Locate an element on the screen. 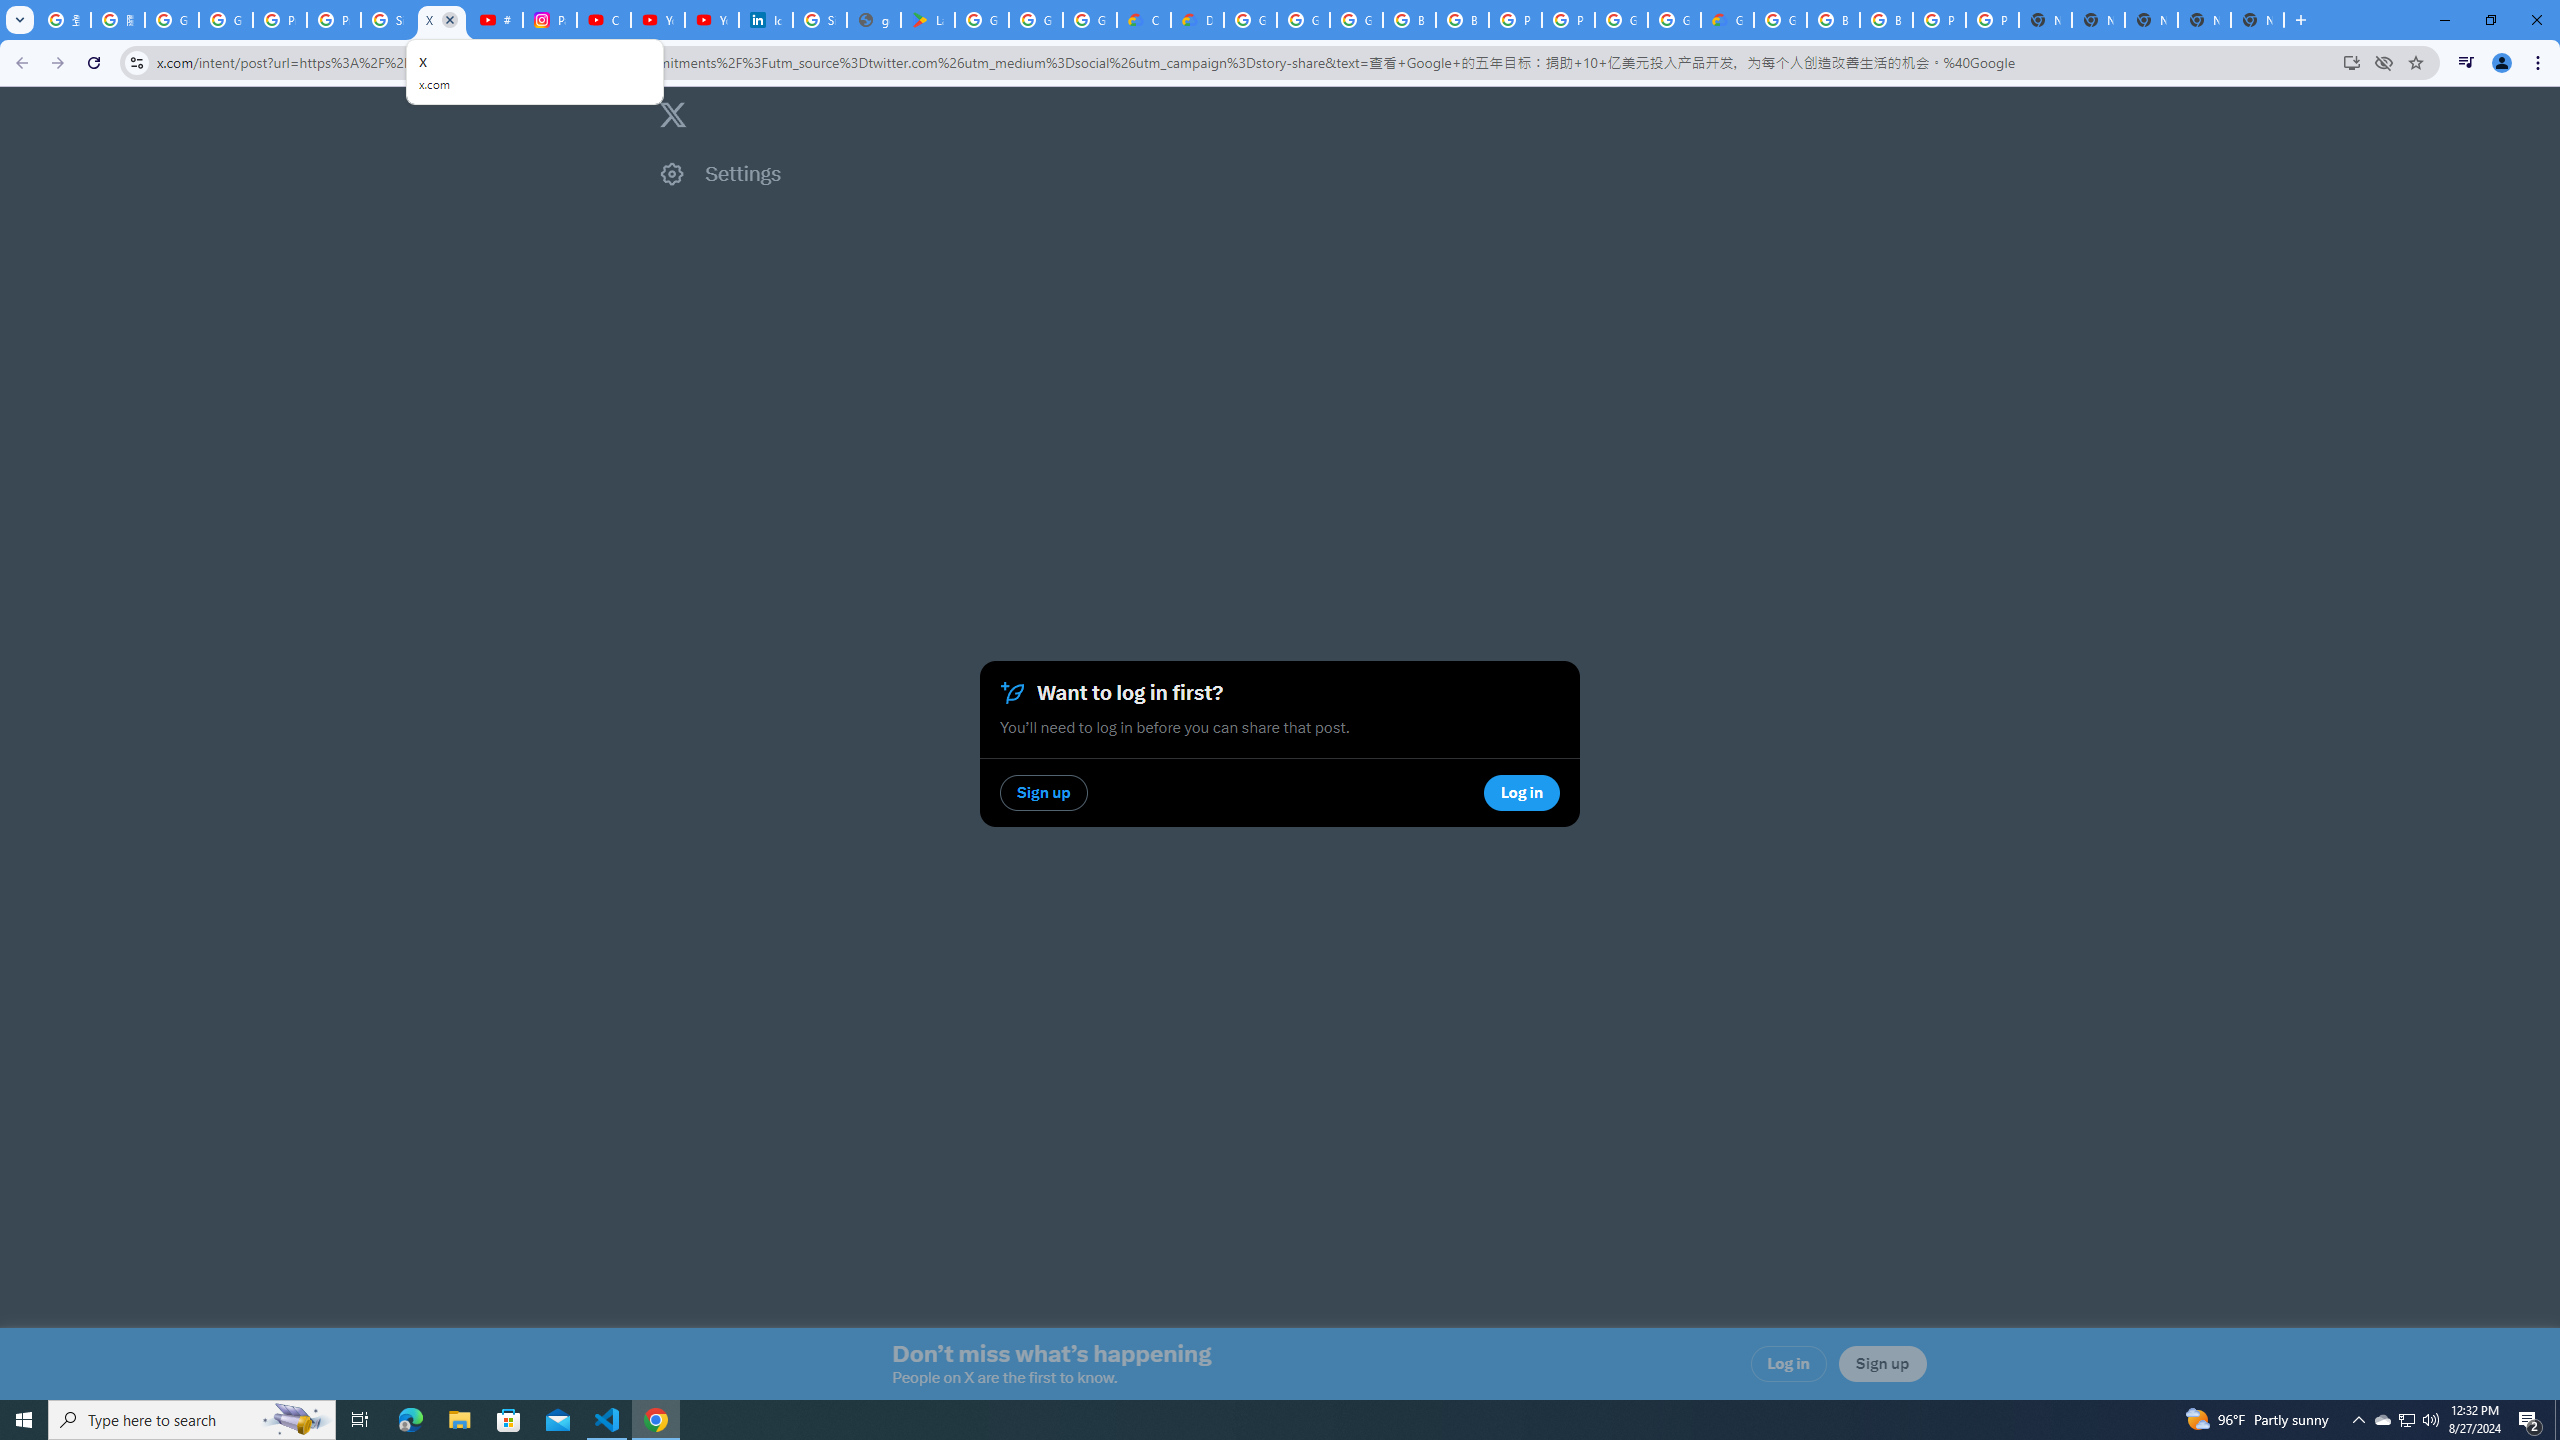  'google_privacy_policy_en.pdf' is located at coordinates (872, 19).